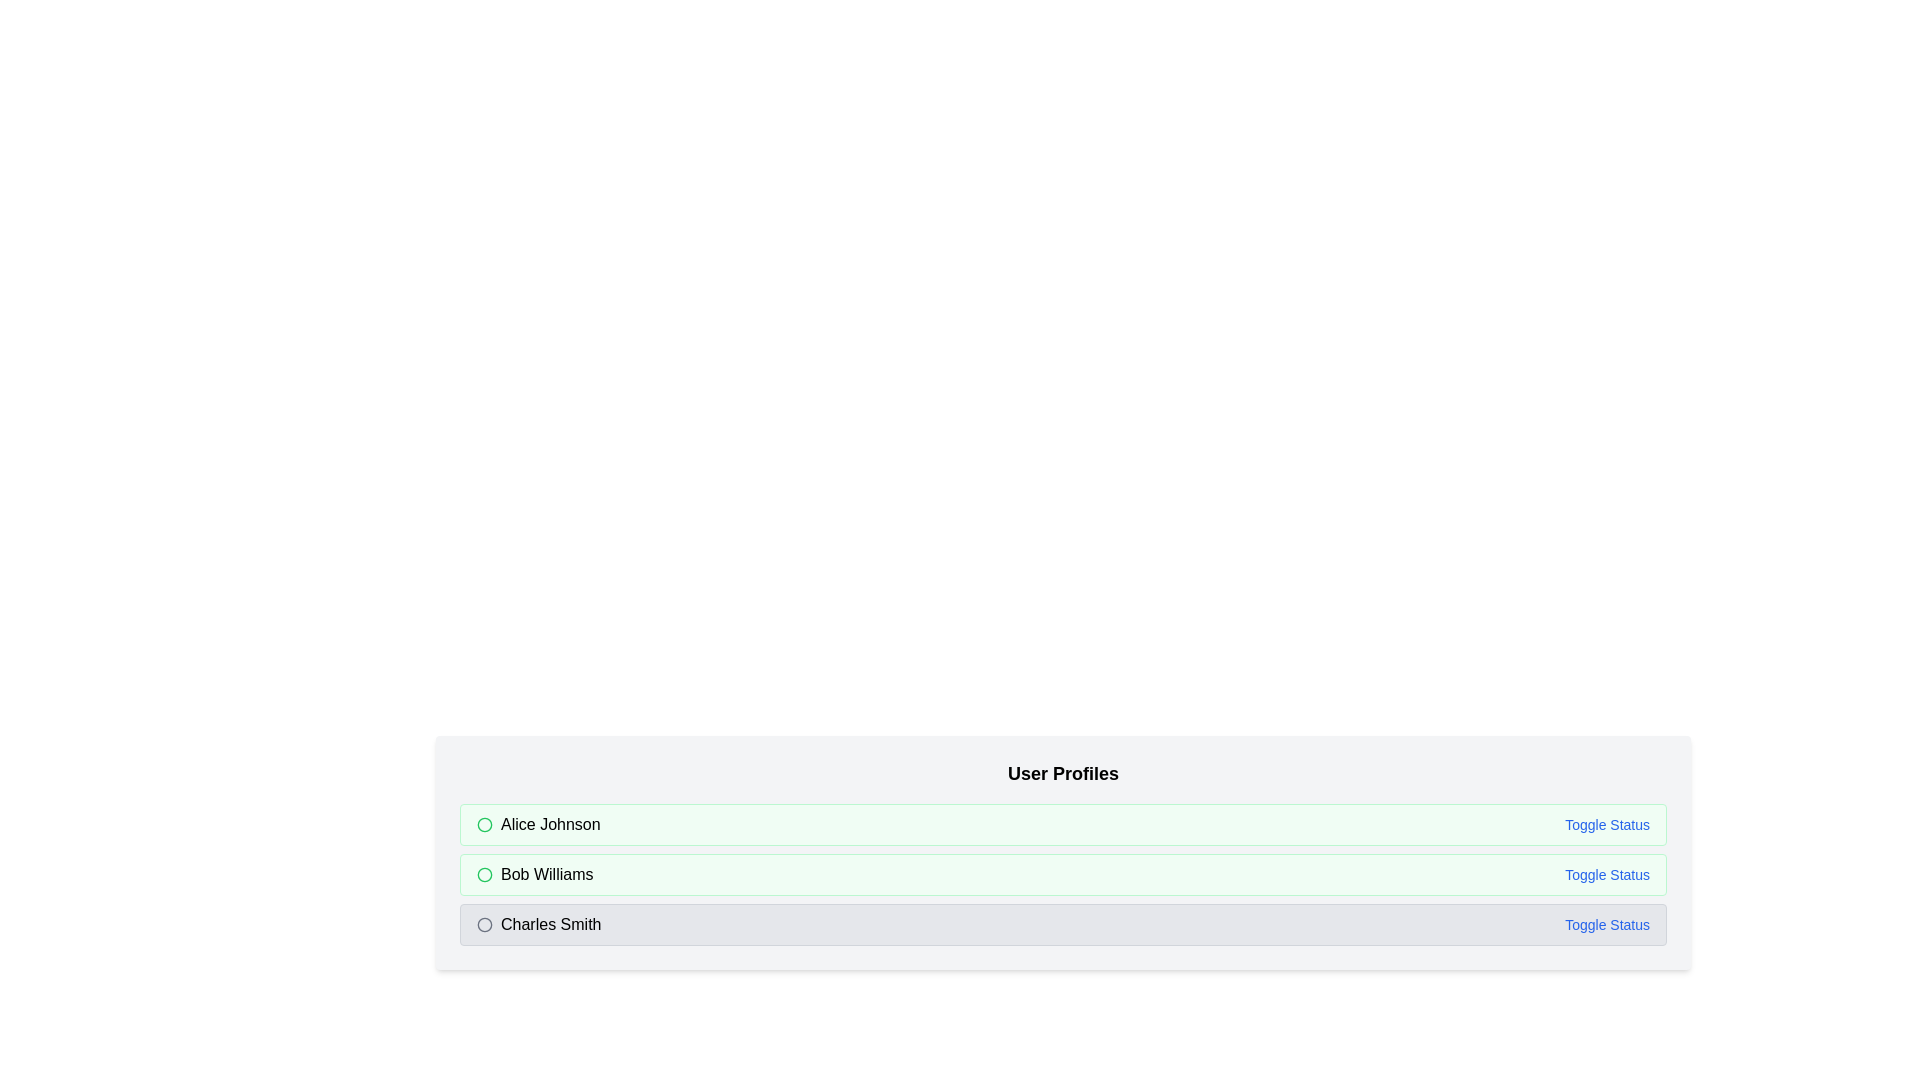  Describe the element at coordinates (484, 825) in the screenshot. I see `the circular status indicator icon located to the left of the text 'Alice Johnson', which signifies the active or online status for the user profile` at that location.